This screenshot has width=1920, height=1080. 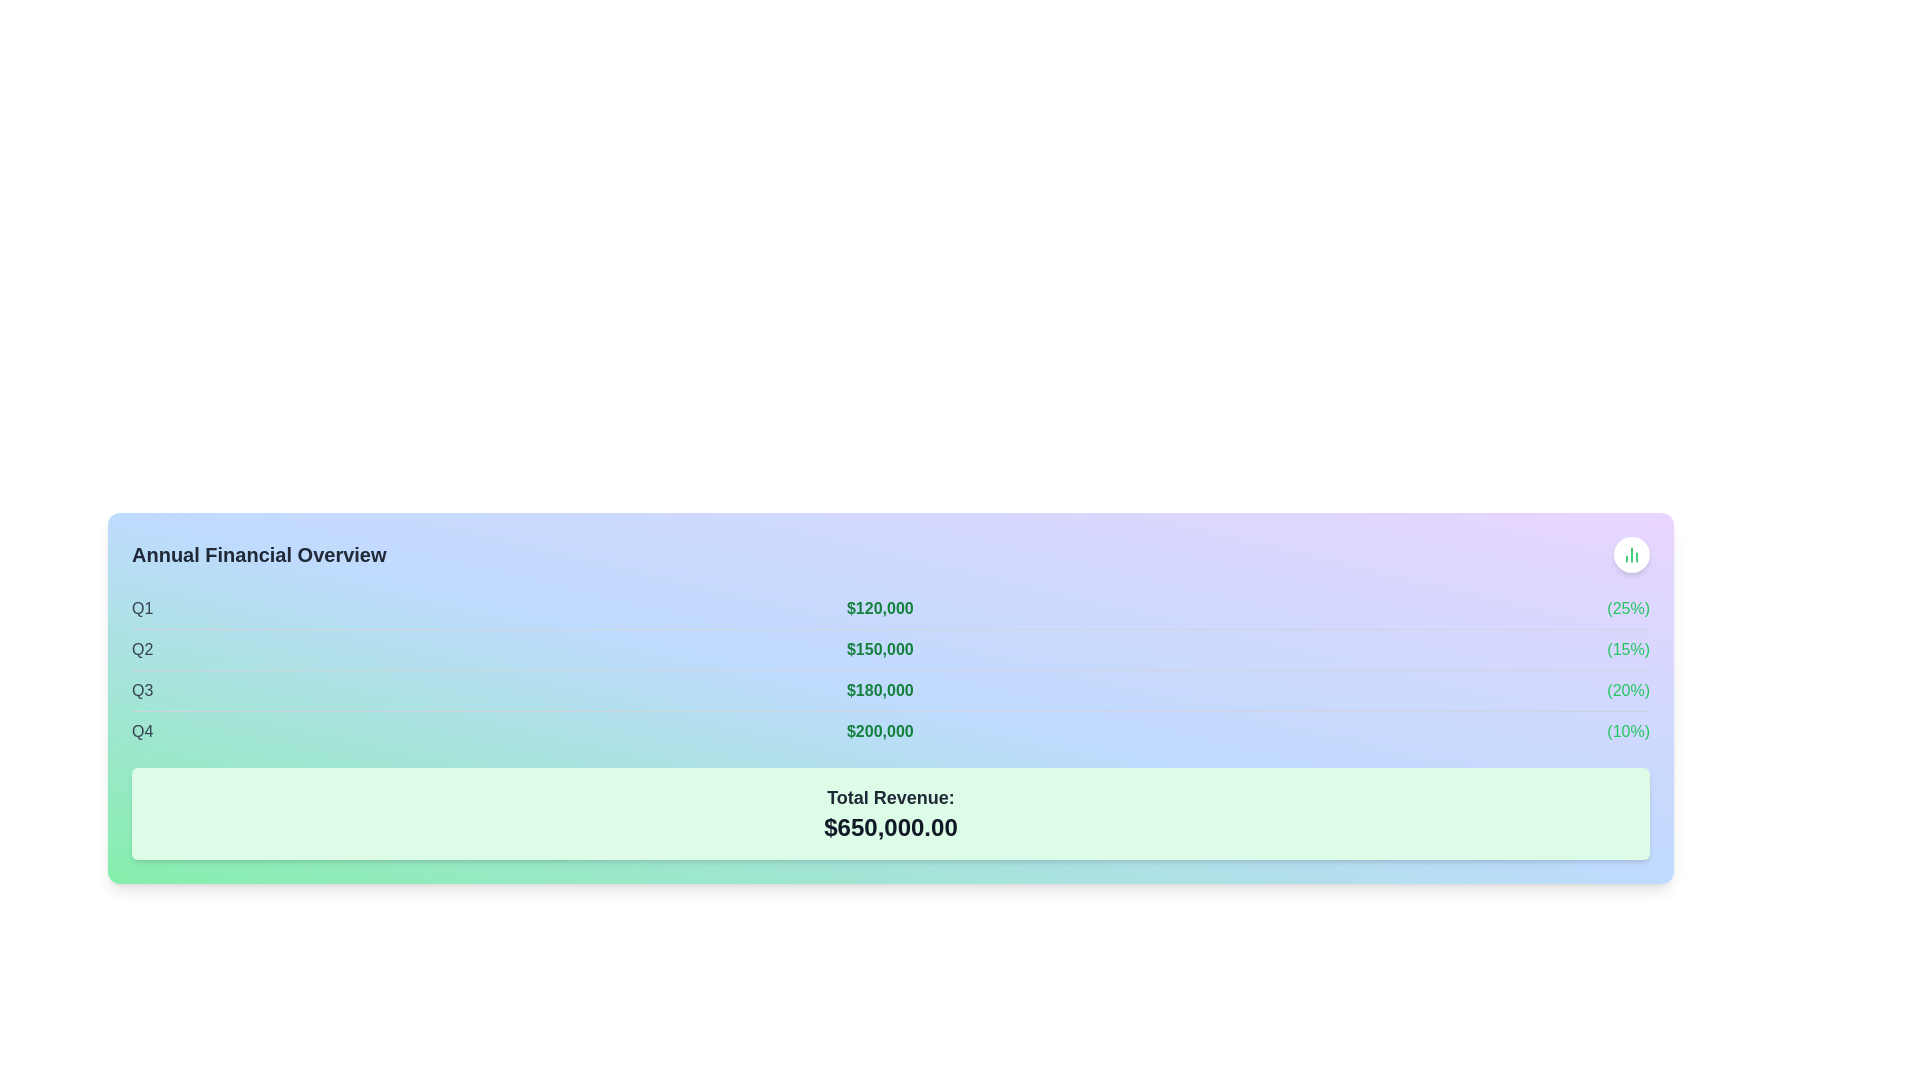 What do you see at coordinates (141, 689) in the screenshot?
I see `text label displaying 'Q3' which is formatted in a medium gray font and located in the summary section as the first item in its row` at bounding box center [141, 689].